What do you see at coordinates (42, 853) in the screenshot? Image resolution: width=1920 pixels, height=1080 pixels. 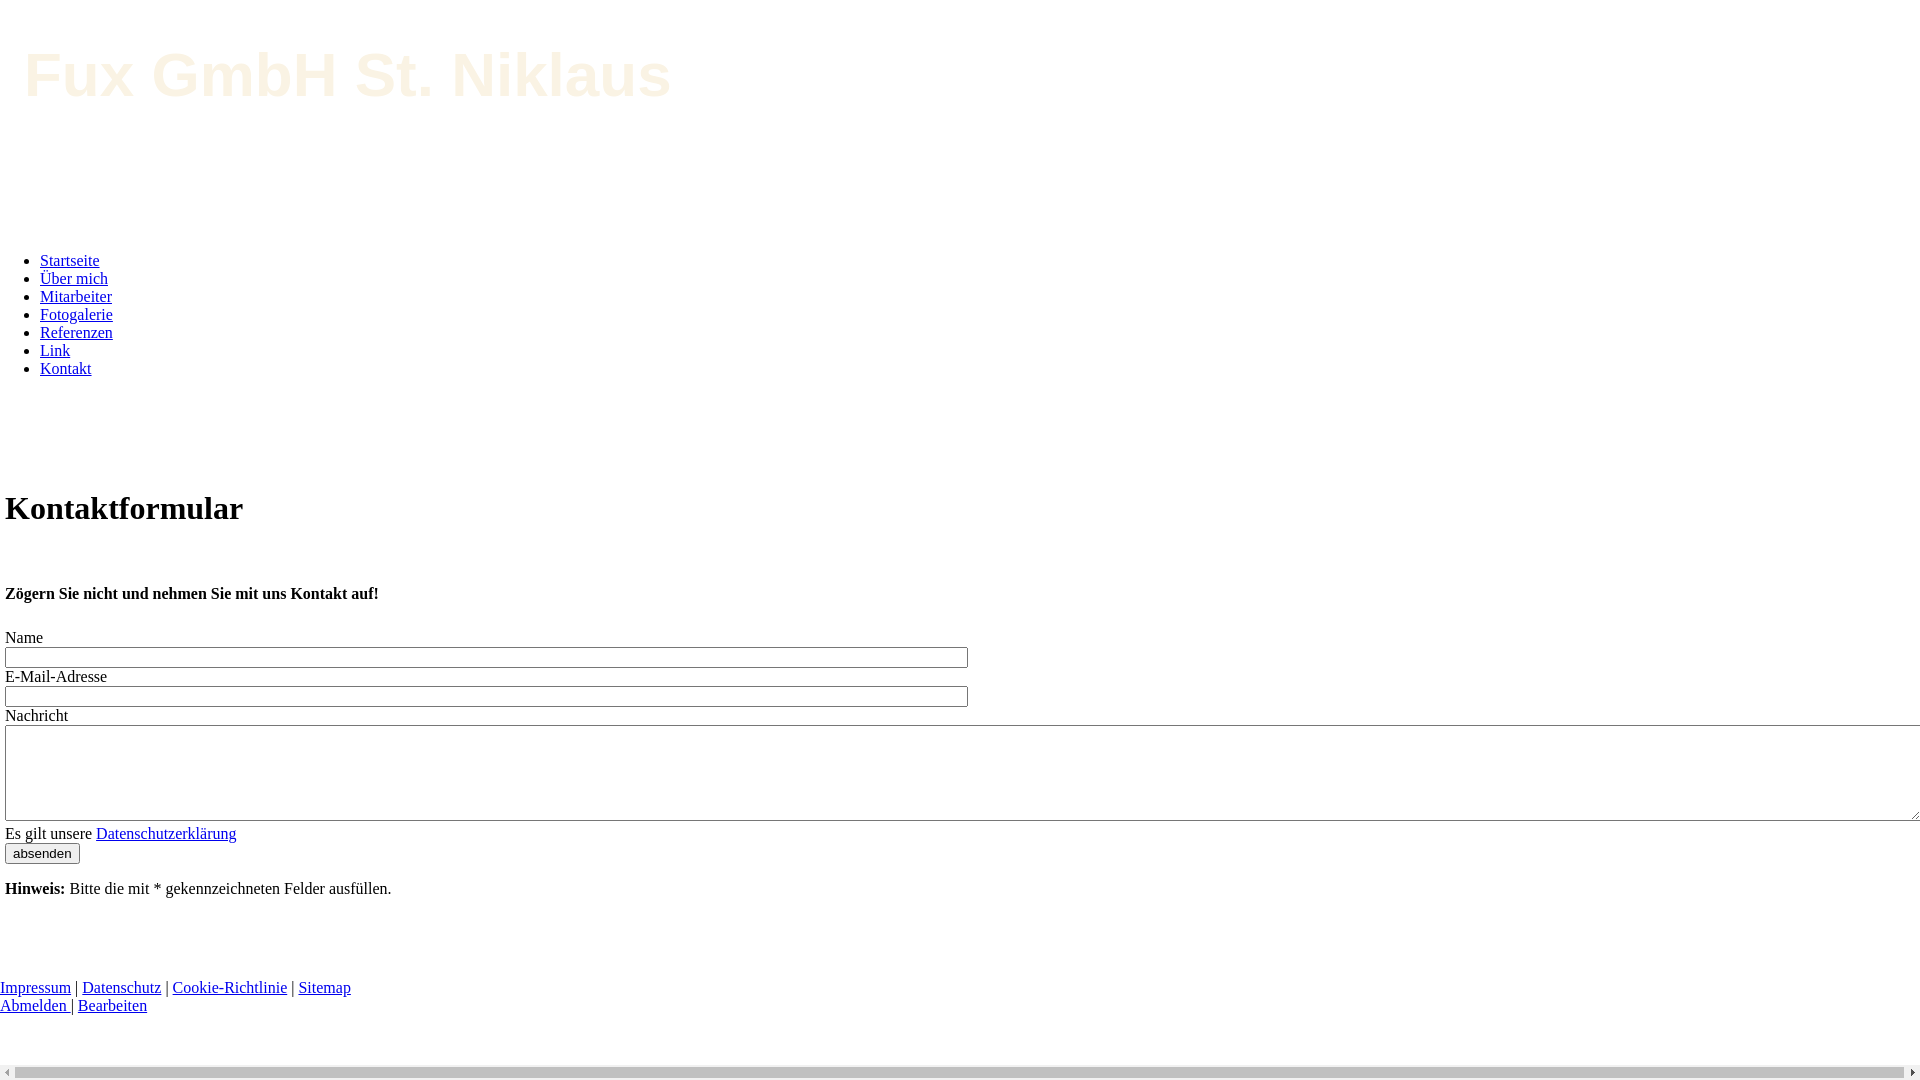 I see `'absenden'` at bounding box center [42, 853].